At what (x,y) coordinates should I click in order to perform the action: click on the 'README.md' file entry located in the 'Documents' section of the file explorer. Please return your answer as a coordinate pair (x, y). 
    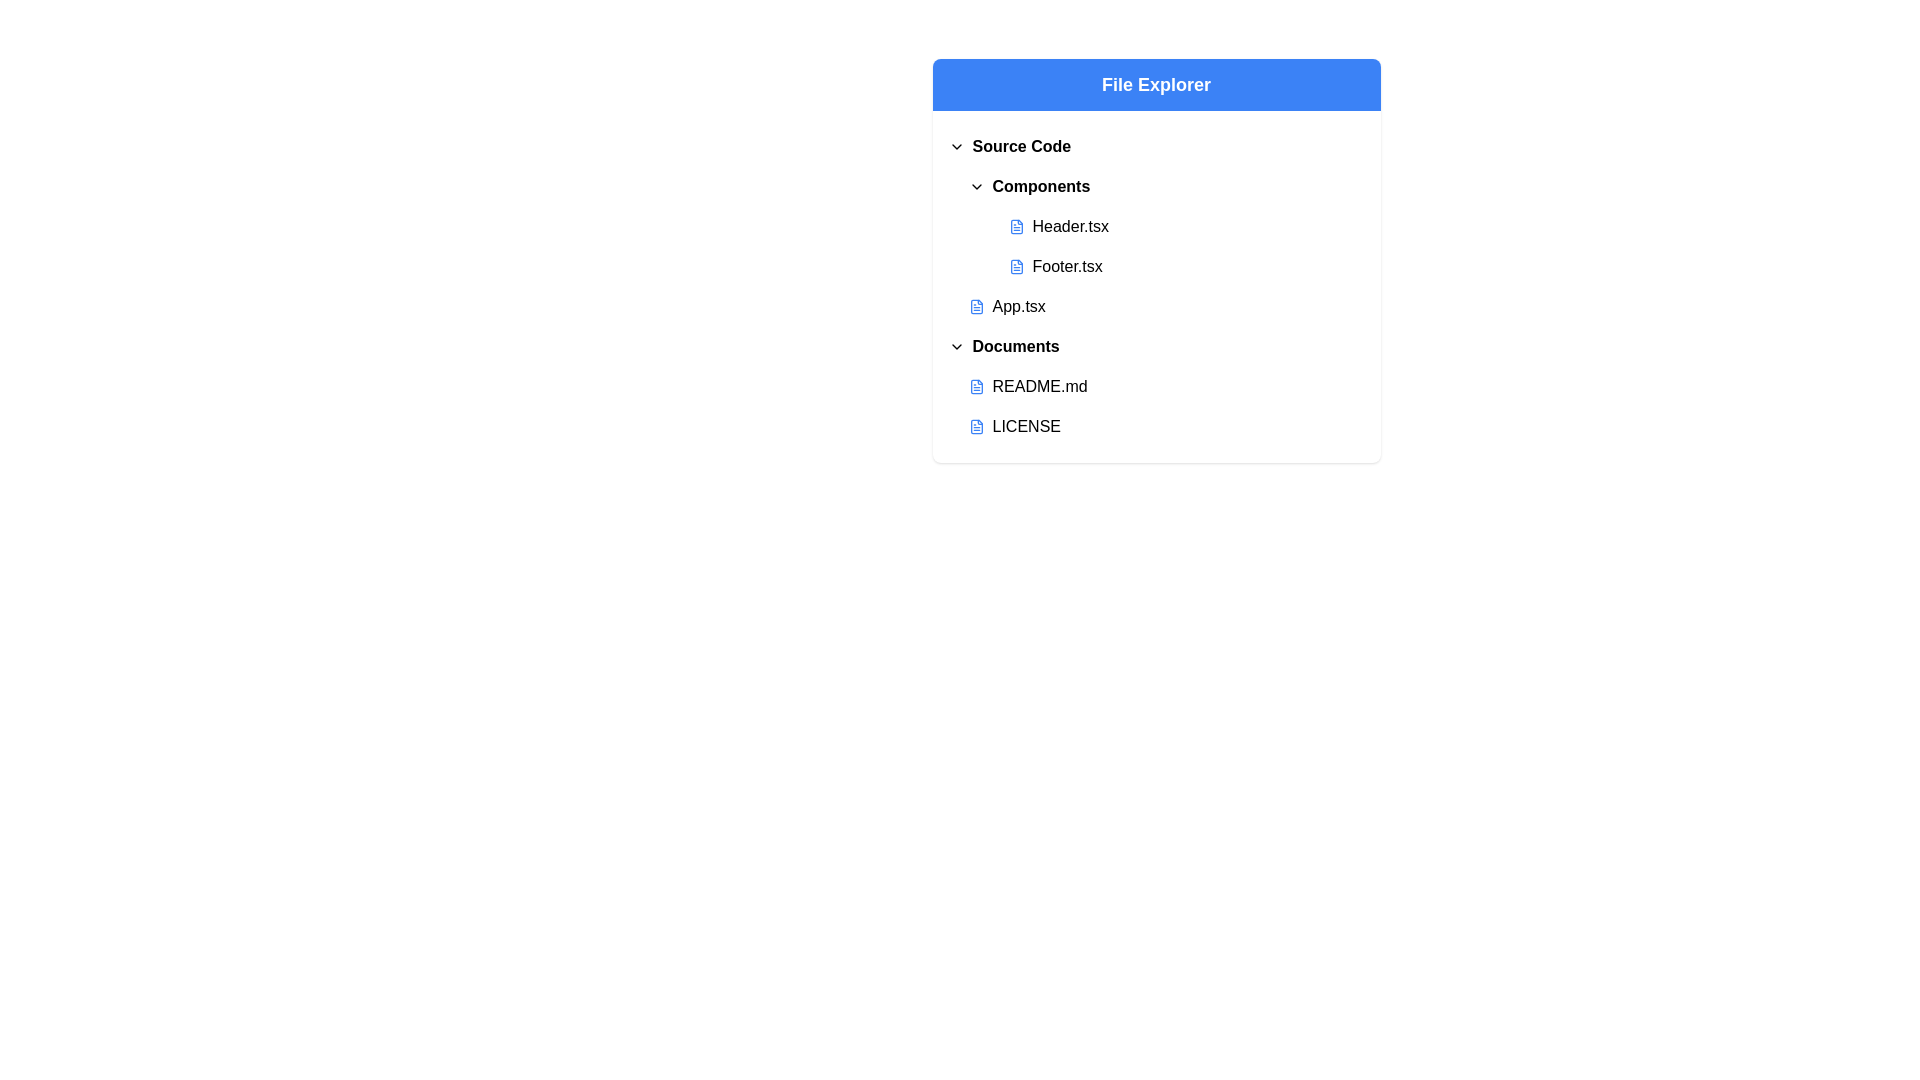
    Looking at the image, I should click on (1166, 386).